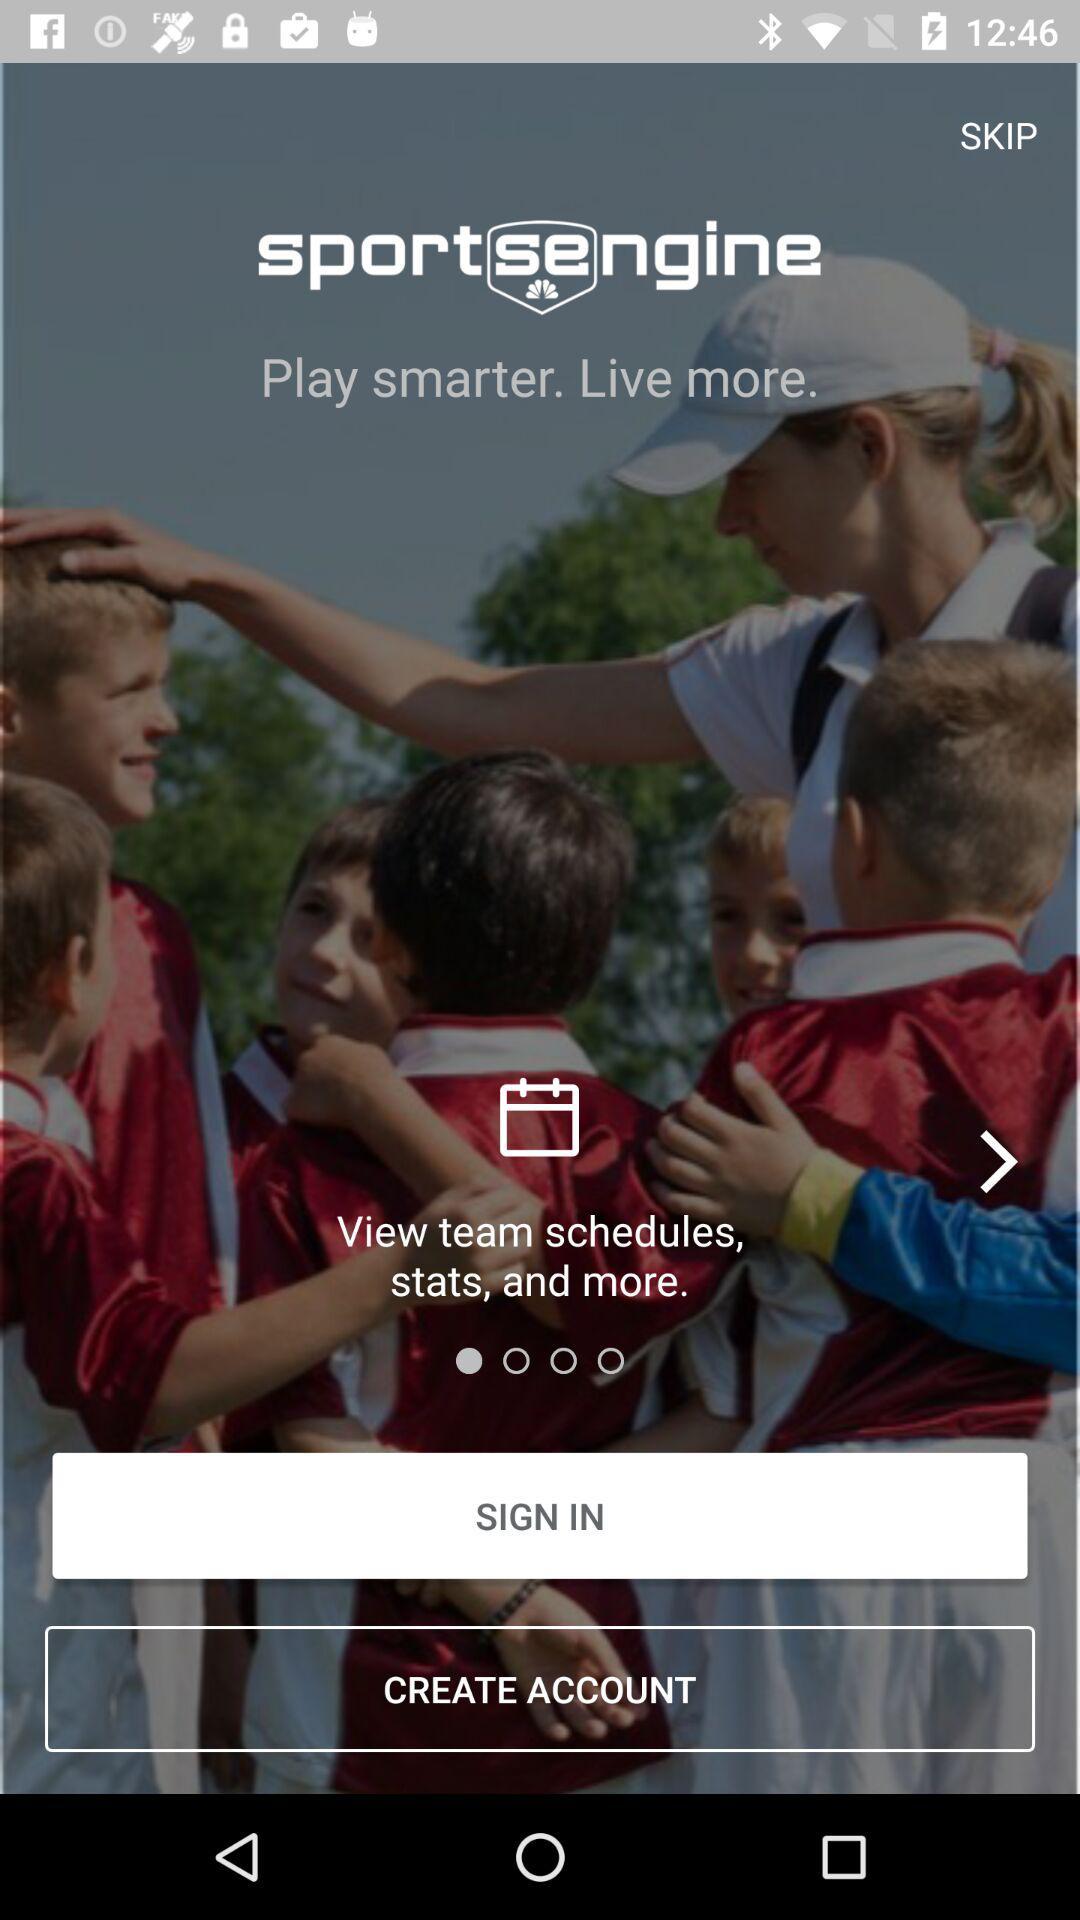 The height and width of the screenshot is (1920, 1080). What do you see at coordinates (999, 133) in the screenshot?
I see `the item above play smarter live item` at bounding box center [999, 133].